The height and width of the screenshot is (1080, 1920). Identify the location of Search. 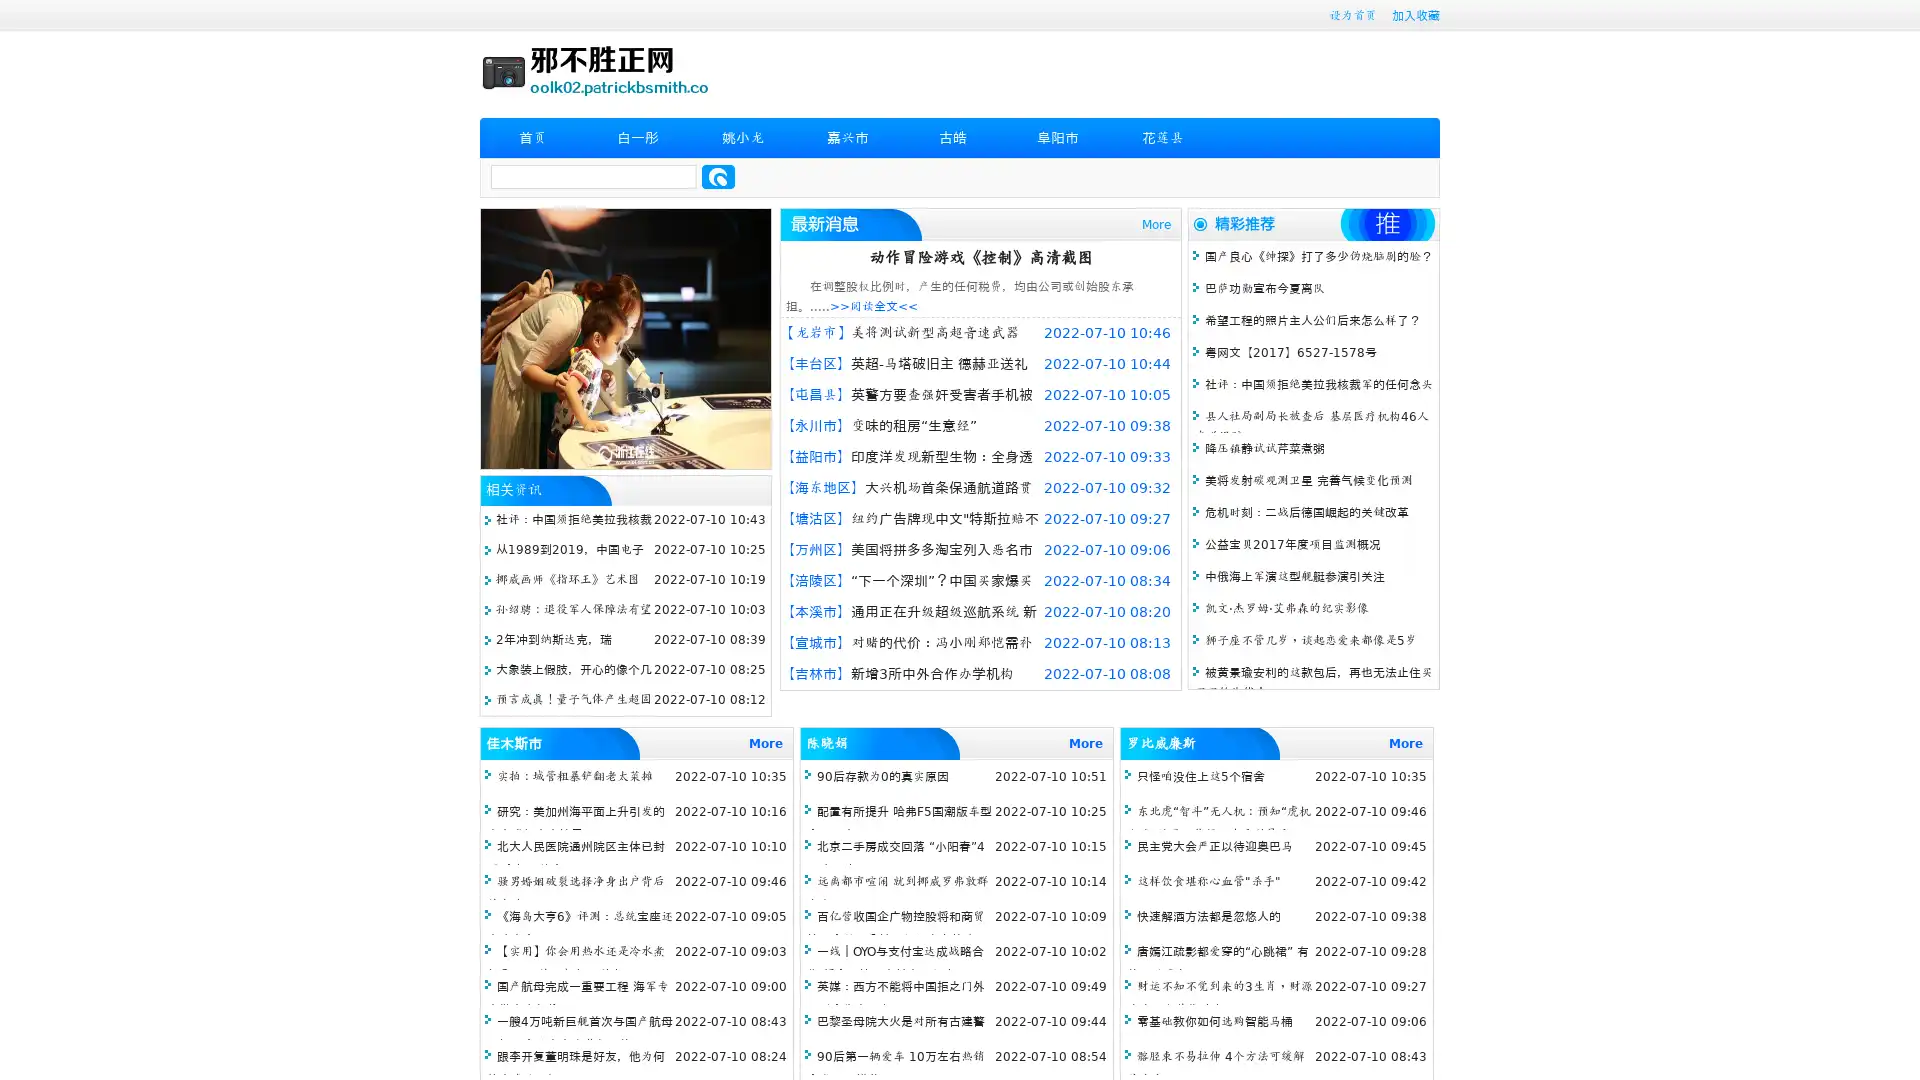
(718, 176).